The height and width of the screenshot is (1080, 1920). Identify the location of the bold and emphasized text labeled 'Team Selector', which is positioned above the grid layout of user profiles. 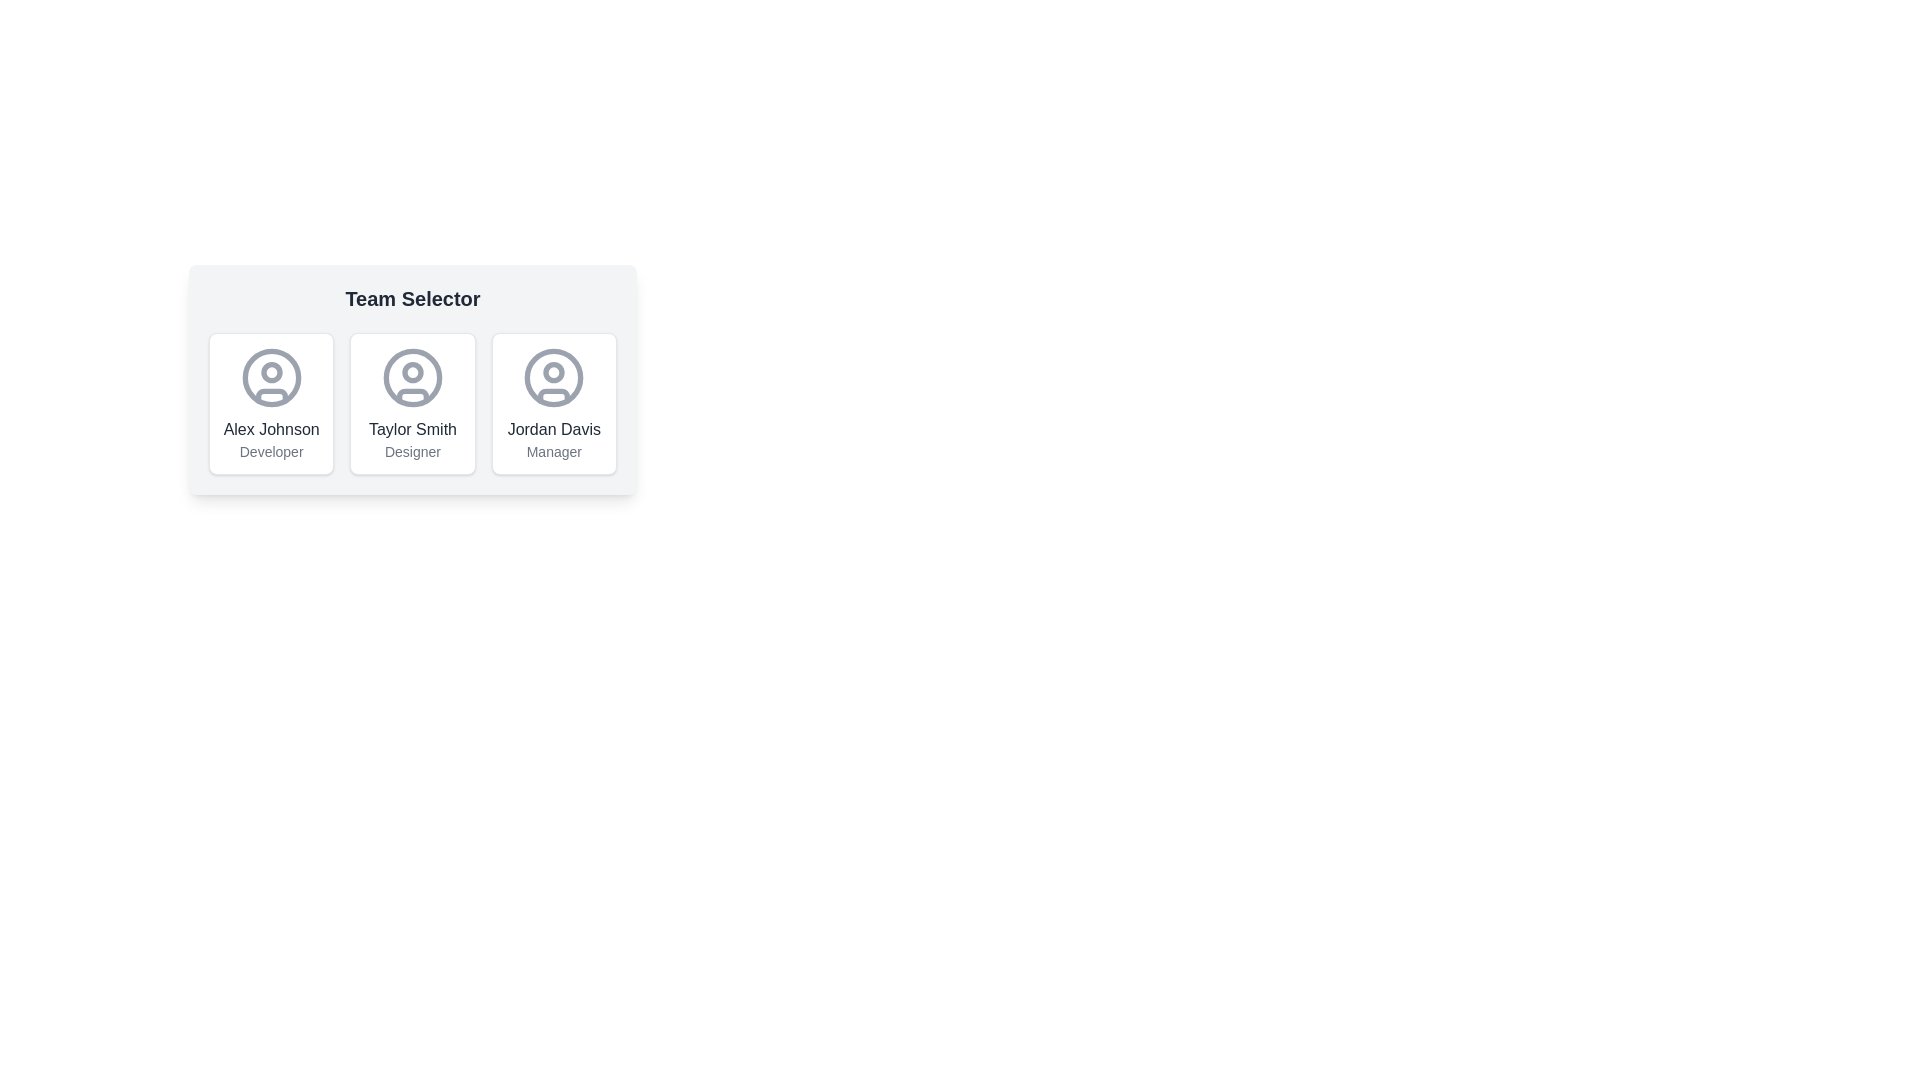
(411, 299).